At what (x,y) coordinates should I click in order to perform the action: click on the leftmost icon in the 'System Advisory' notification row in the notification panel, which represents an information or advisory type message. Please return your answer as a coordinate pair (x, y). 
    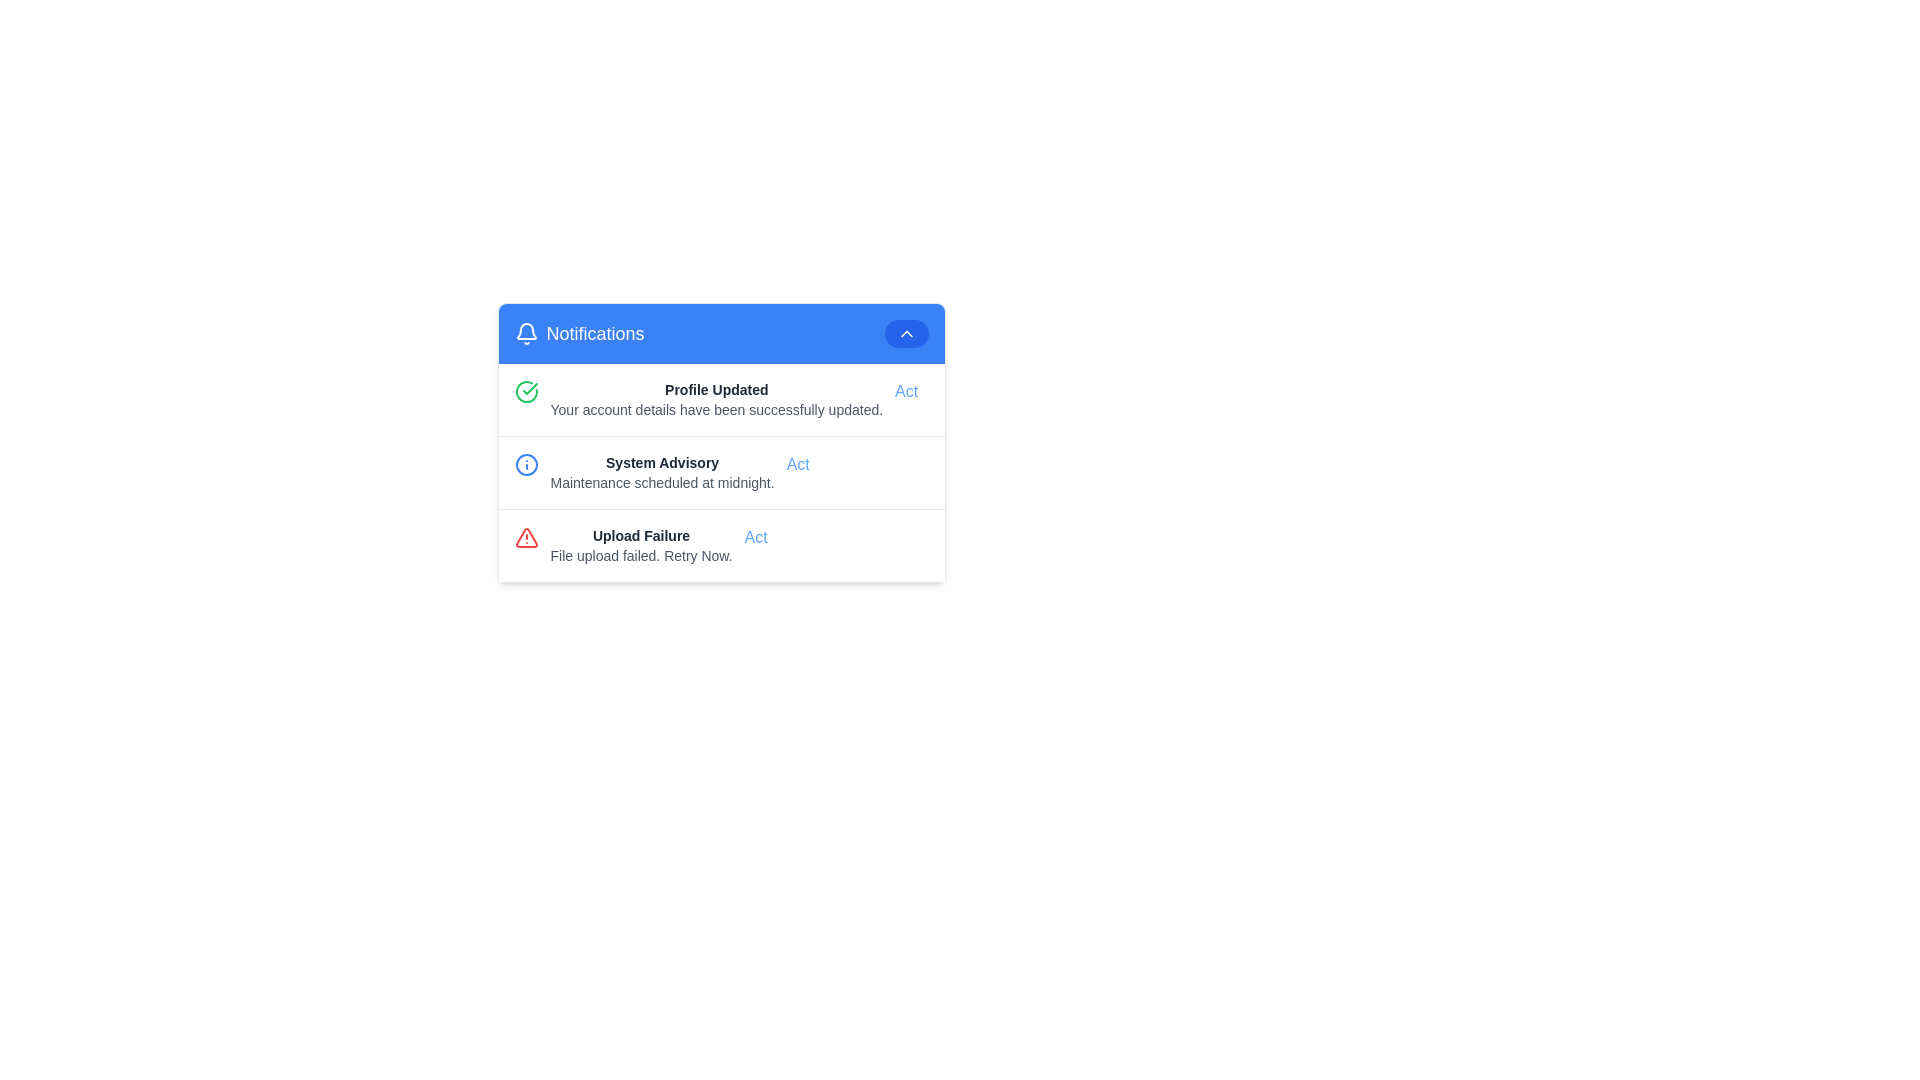
    Looking at the image, I should click on (526, 465).